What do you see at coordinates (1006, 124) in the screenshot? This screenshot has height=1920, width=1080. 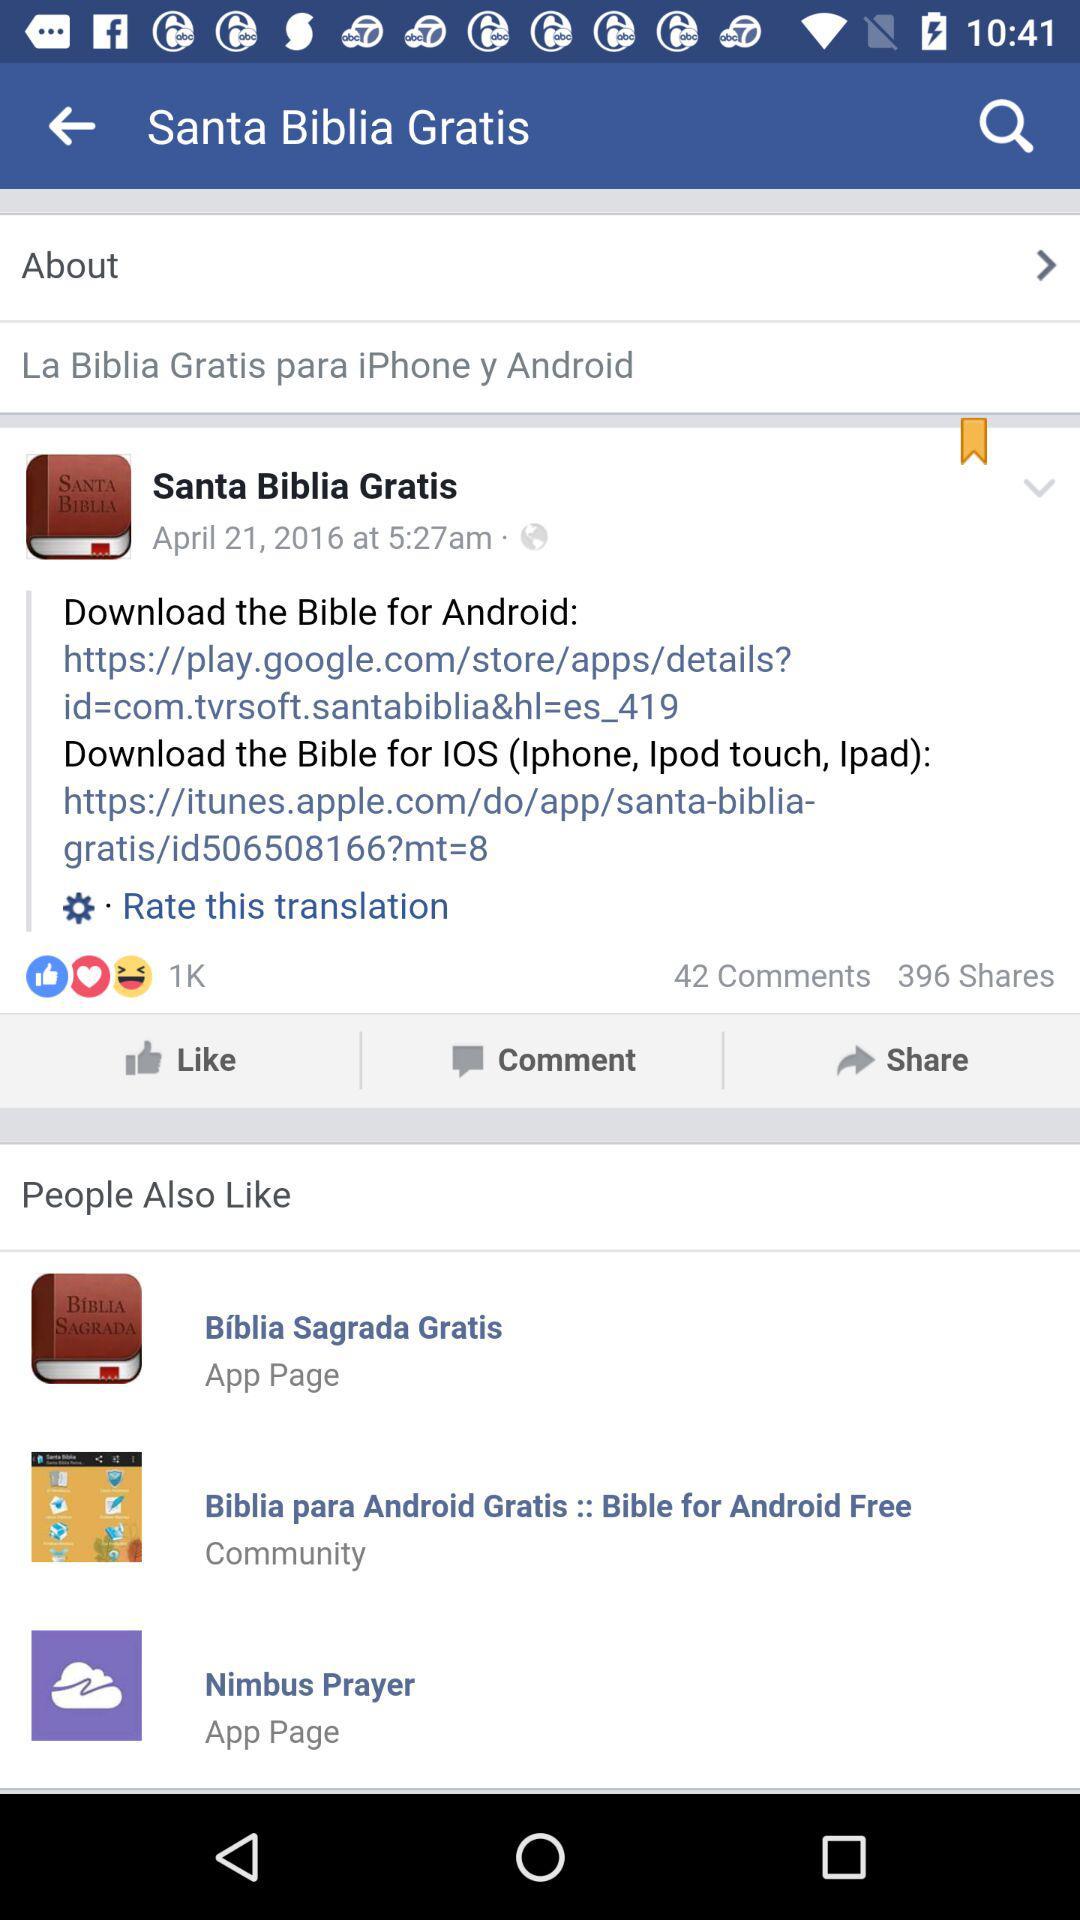 I see `the item to the right of santa biblia gratis` at bounding box center [1006, 124].